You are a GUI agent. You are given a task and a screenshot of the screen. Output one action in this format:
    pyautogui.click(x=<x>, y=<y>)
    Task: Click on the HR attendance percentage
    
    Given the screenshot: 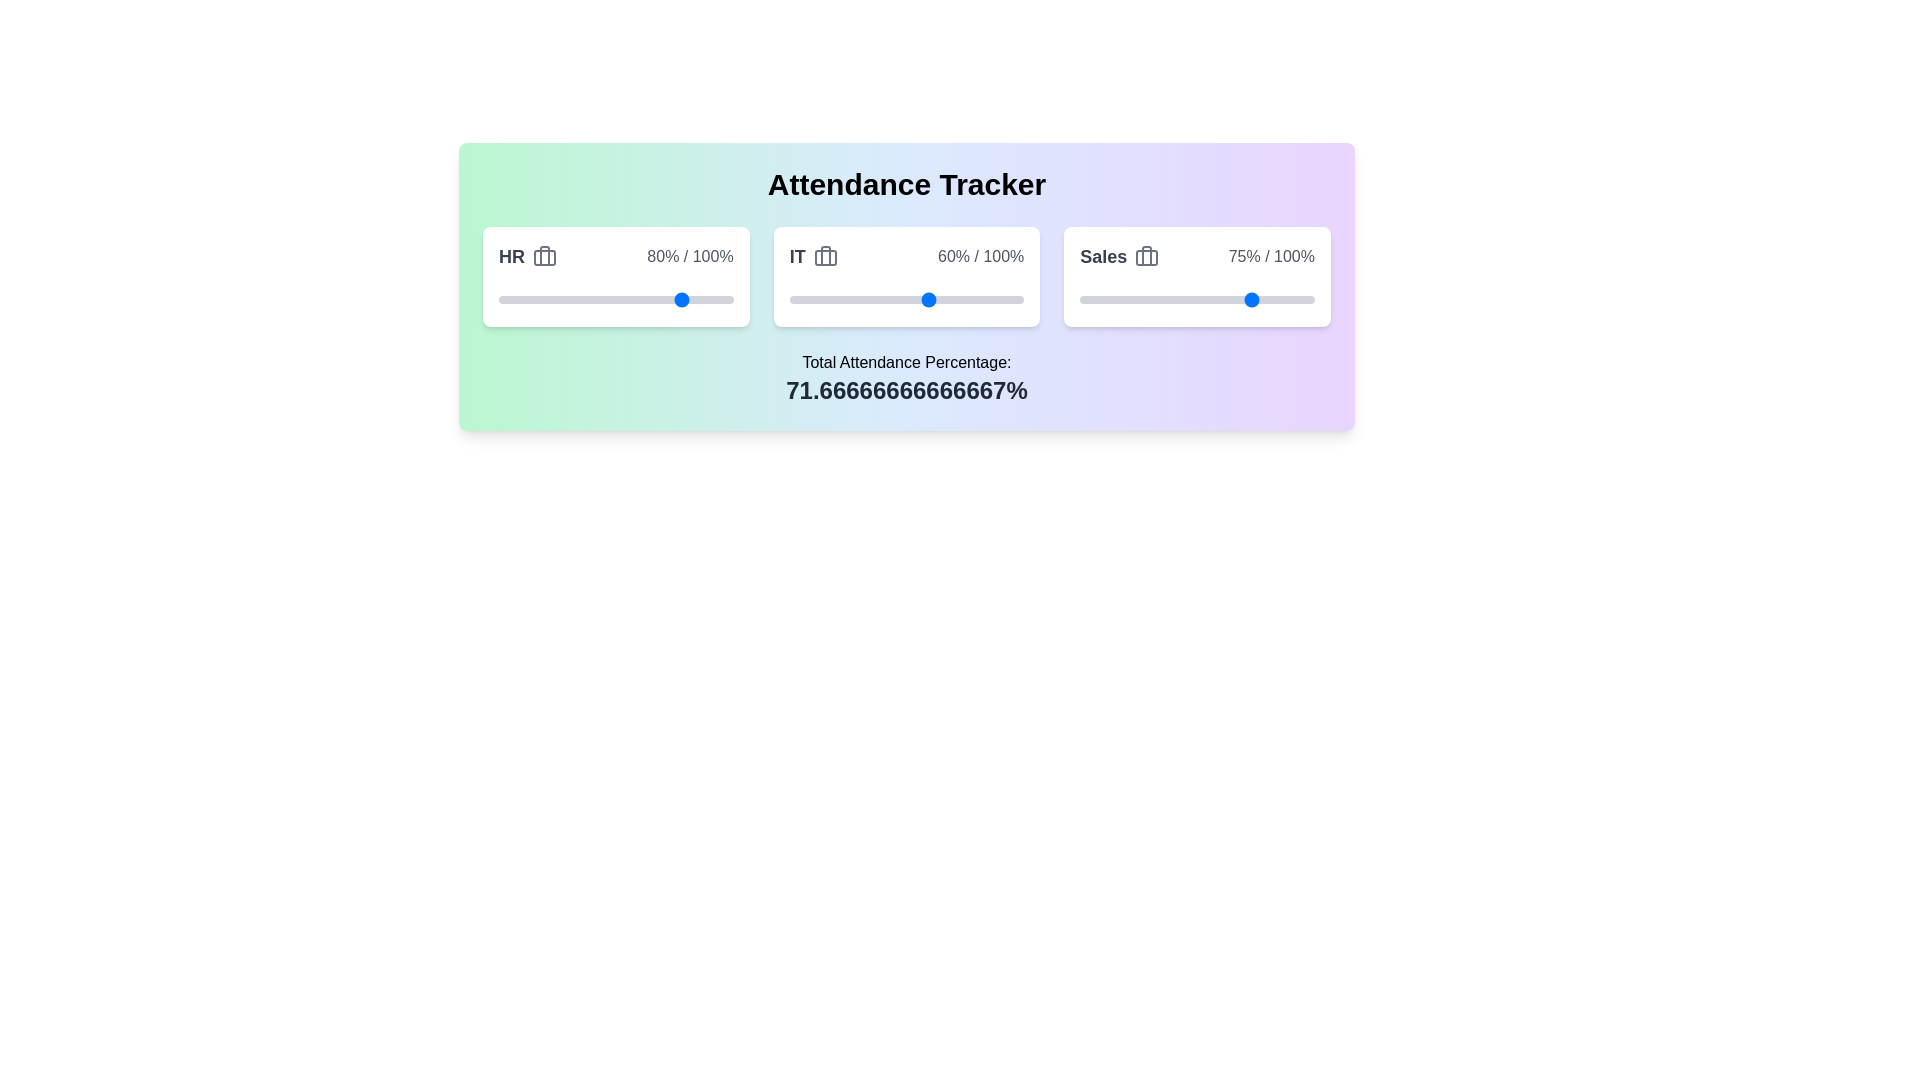 What is the action you would take?
    pyautogui.click(x=624, y=300)
    